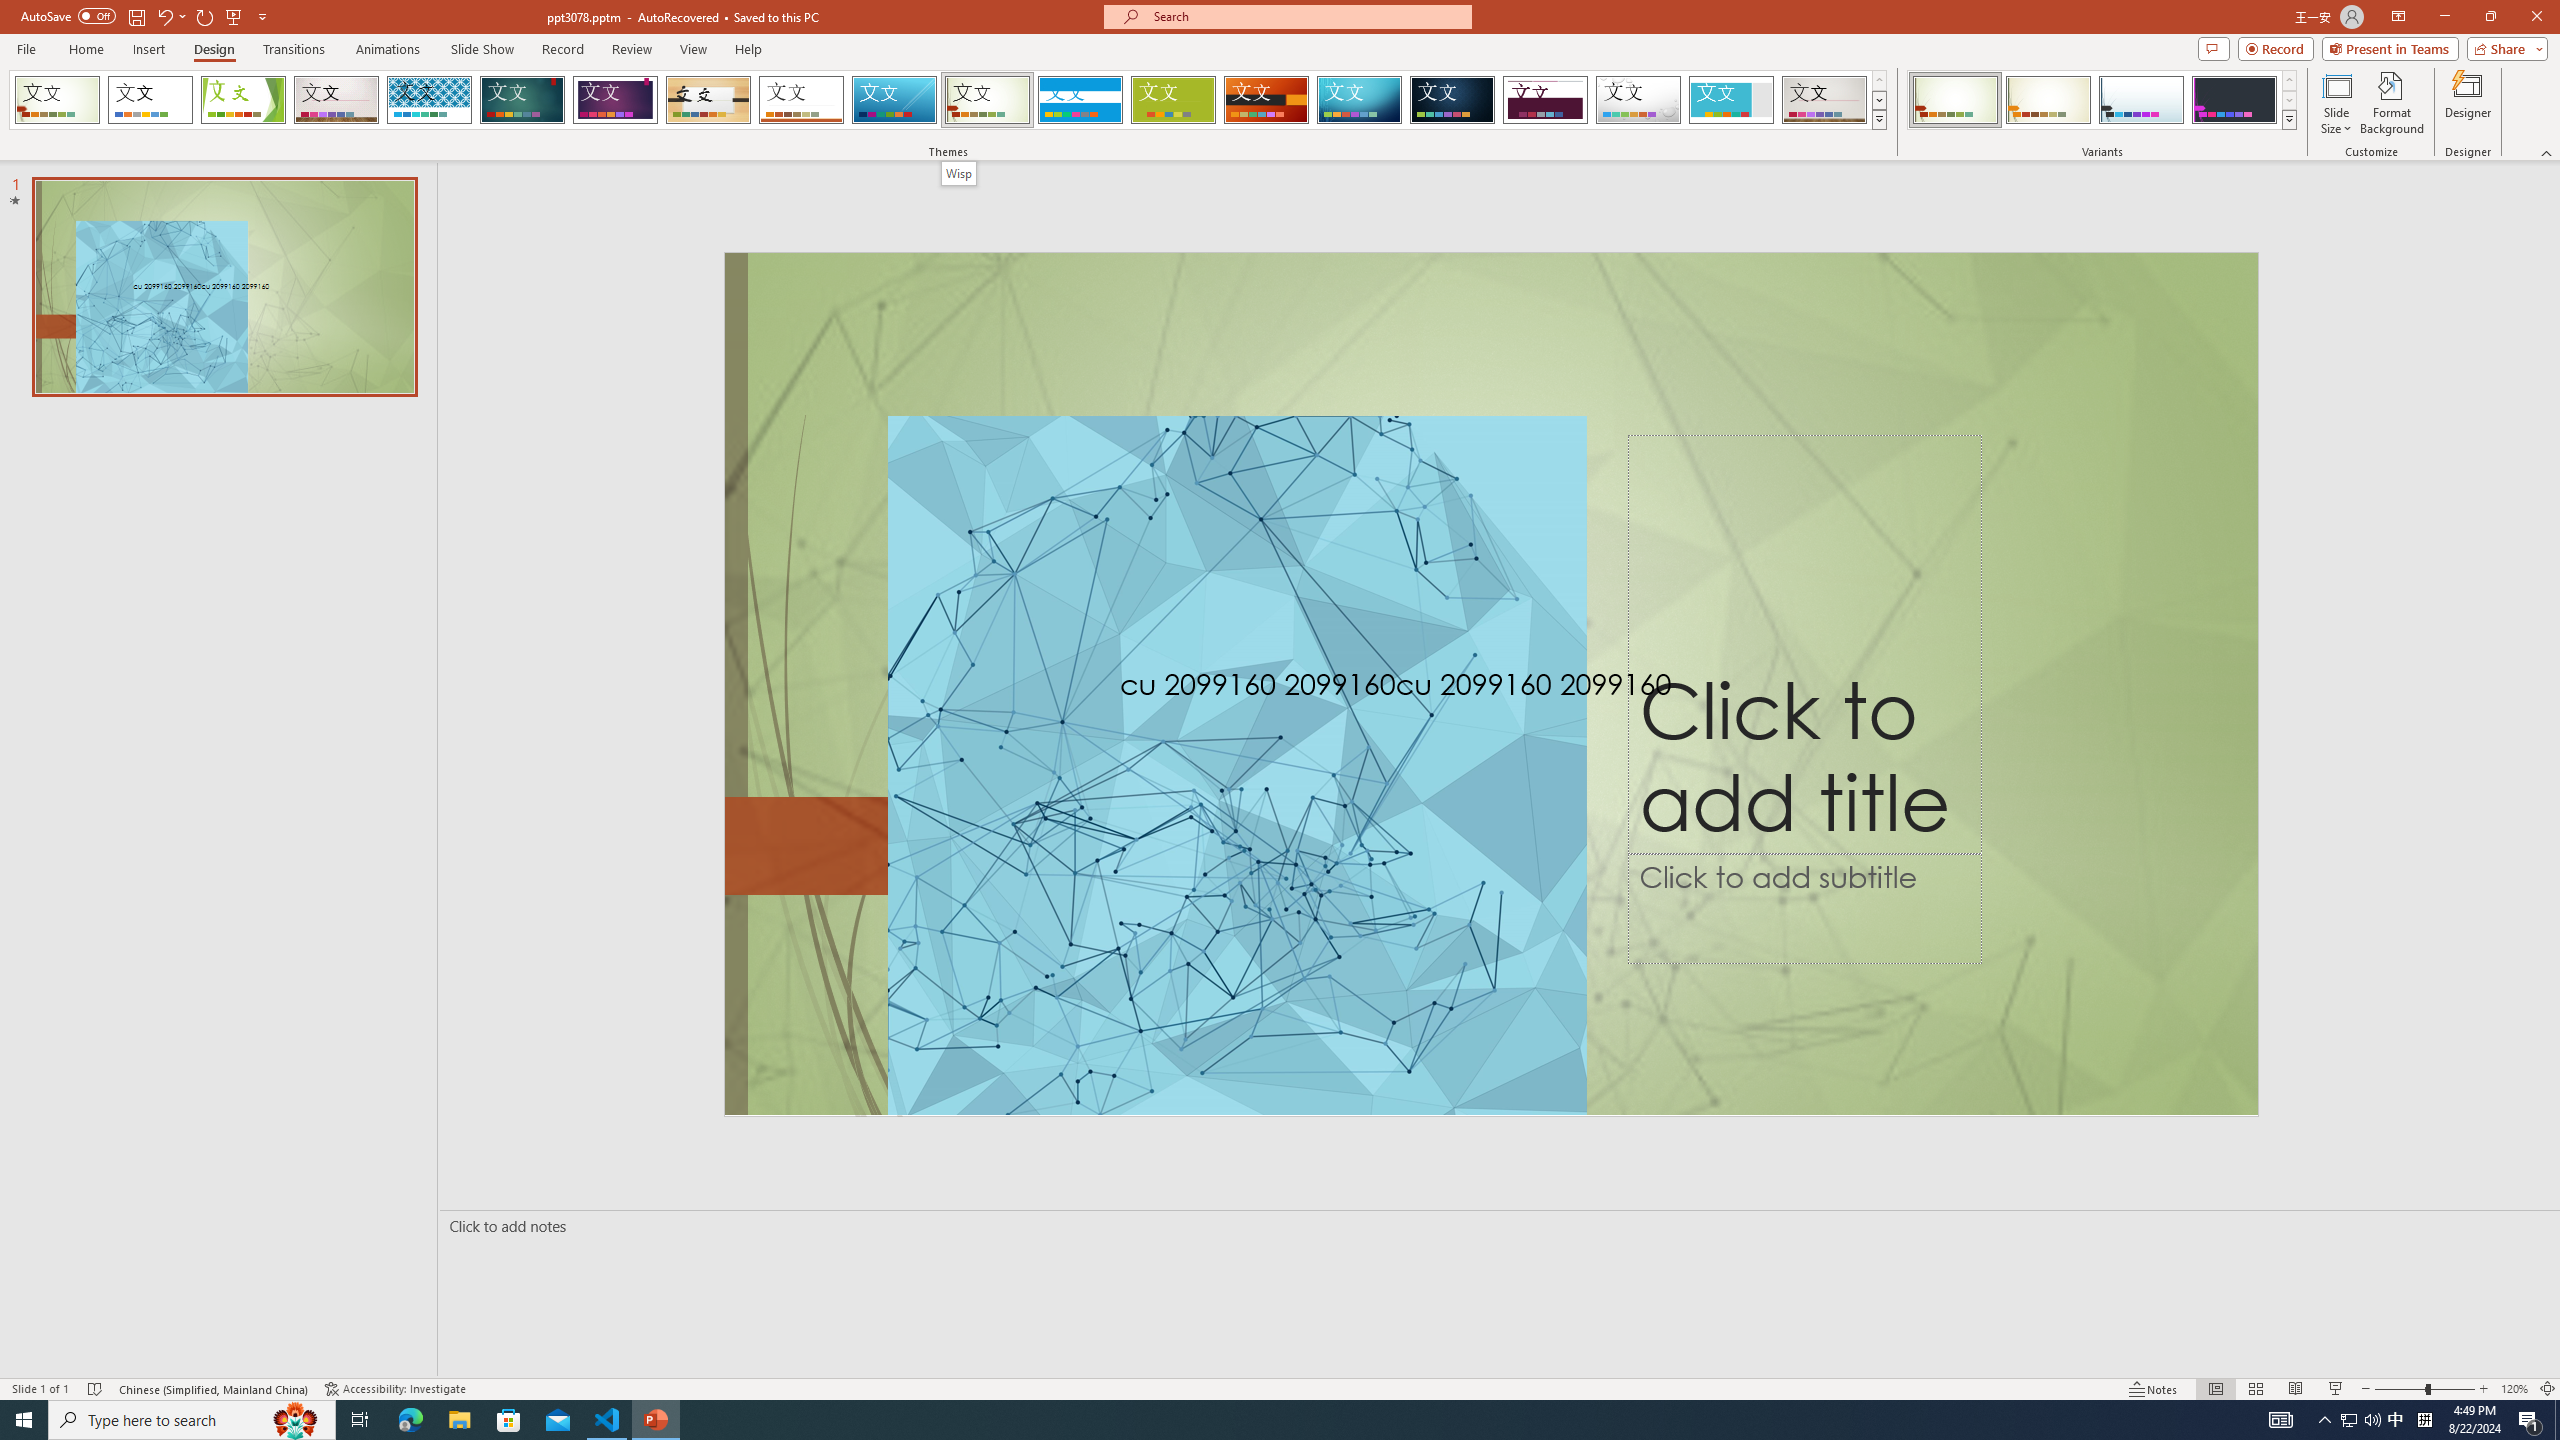 Image resolution: width=2560 pixels, height=1440 pixels. Describe the element at coordinates (2233, 99) in the screenshot. I see `'Wisp Variant 4'` at that location.